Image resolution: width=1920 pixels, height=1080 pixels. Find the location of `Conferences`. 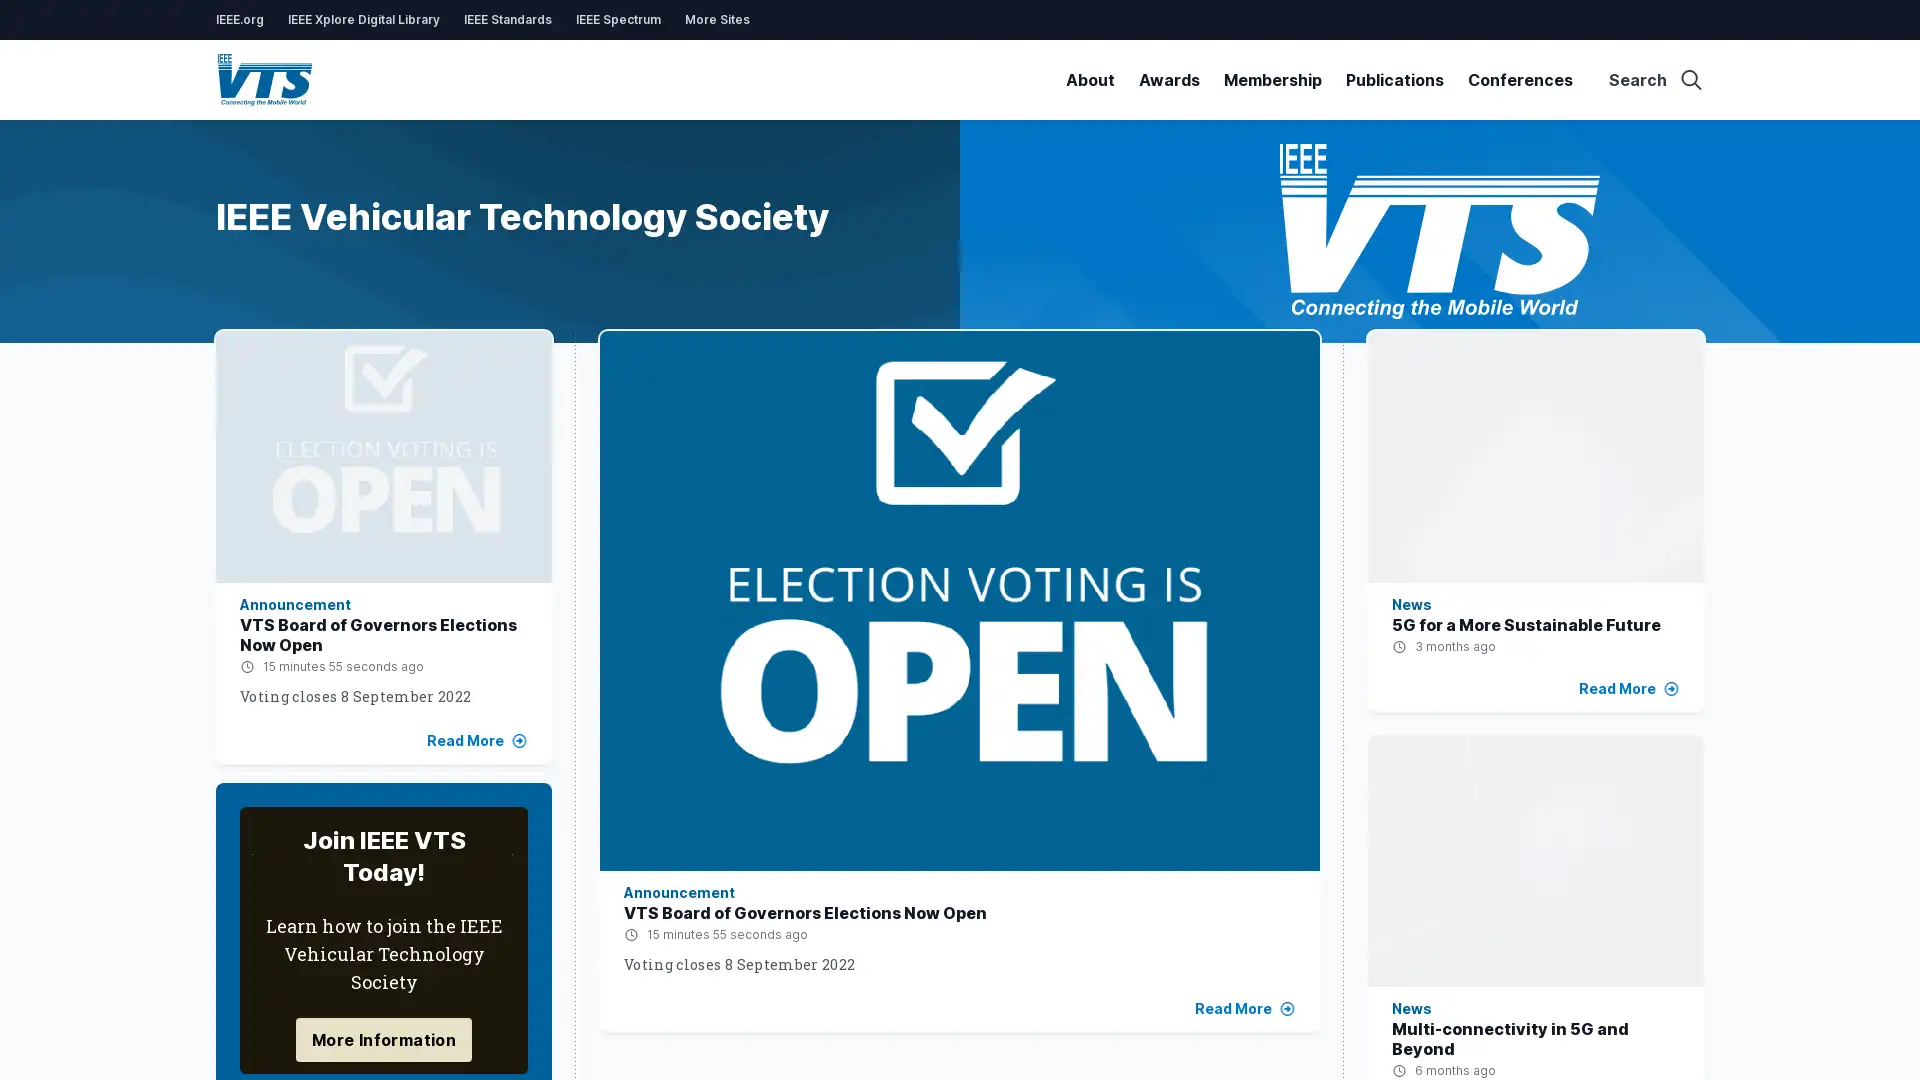

Conferences is located at coordinates (1520, 79).